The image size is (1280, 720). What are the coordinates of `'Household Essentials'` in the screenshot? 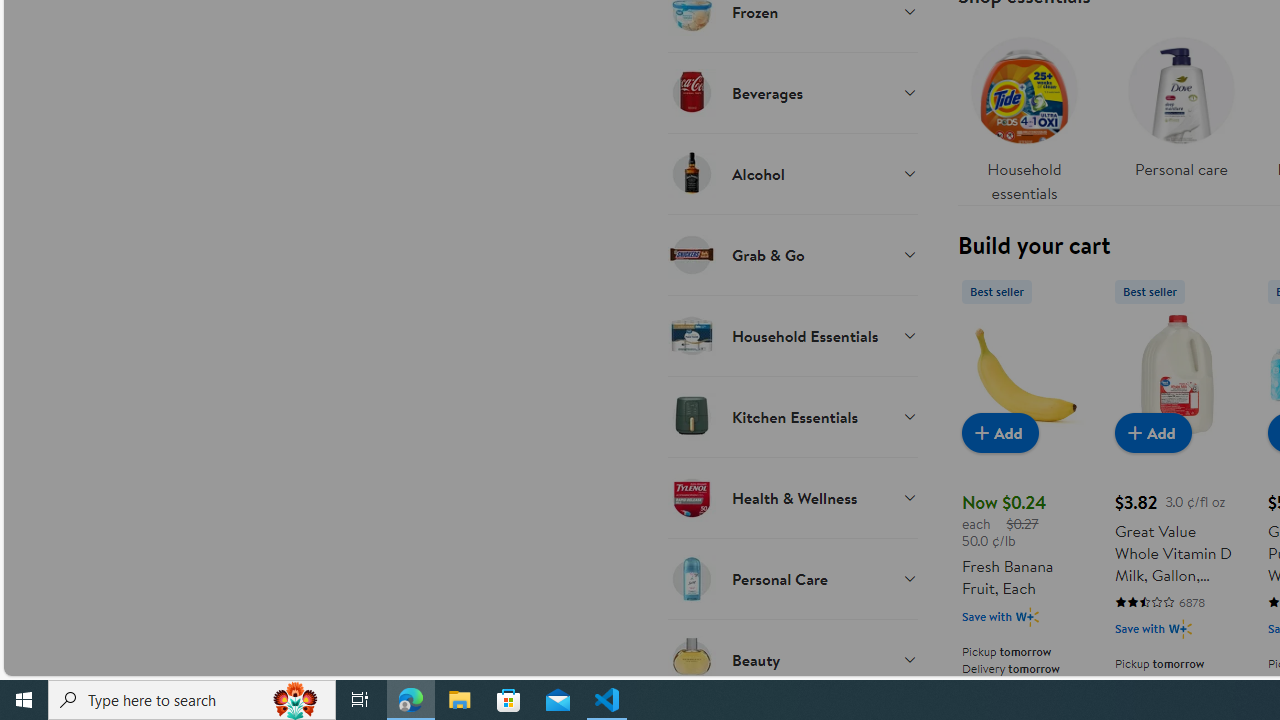 It's located at (791, 334).